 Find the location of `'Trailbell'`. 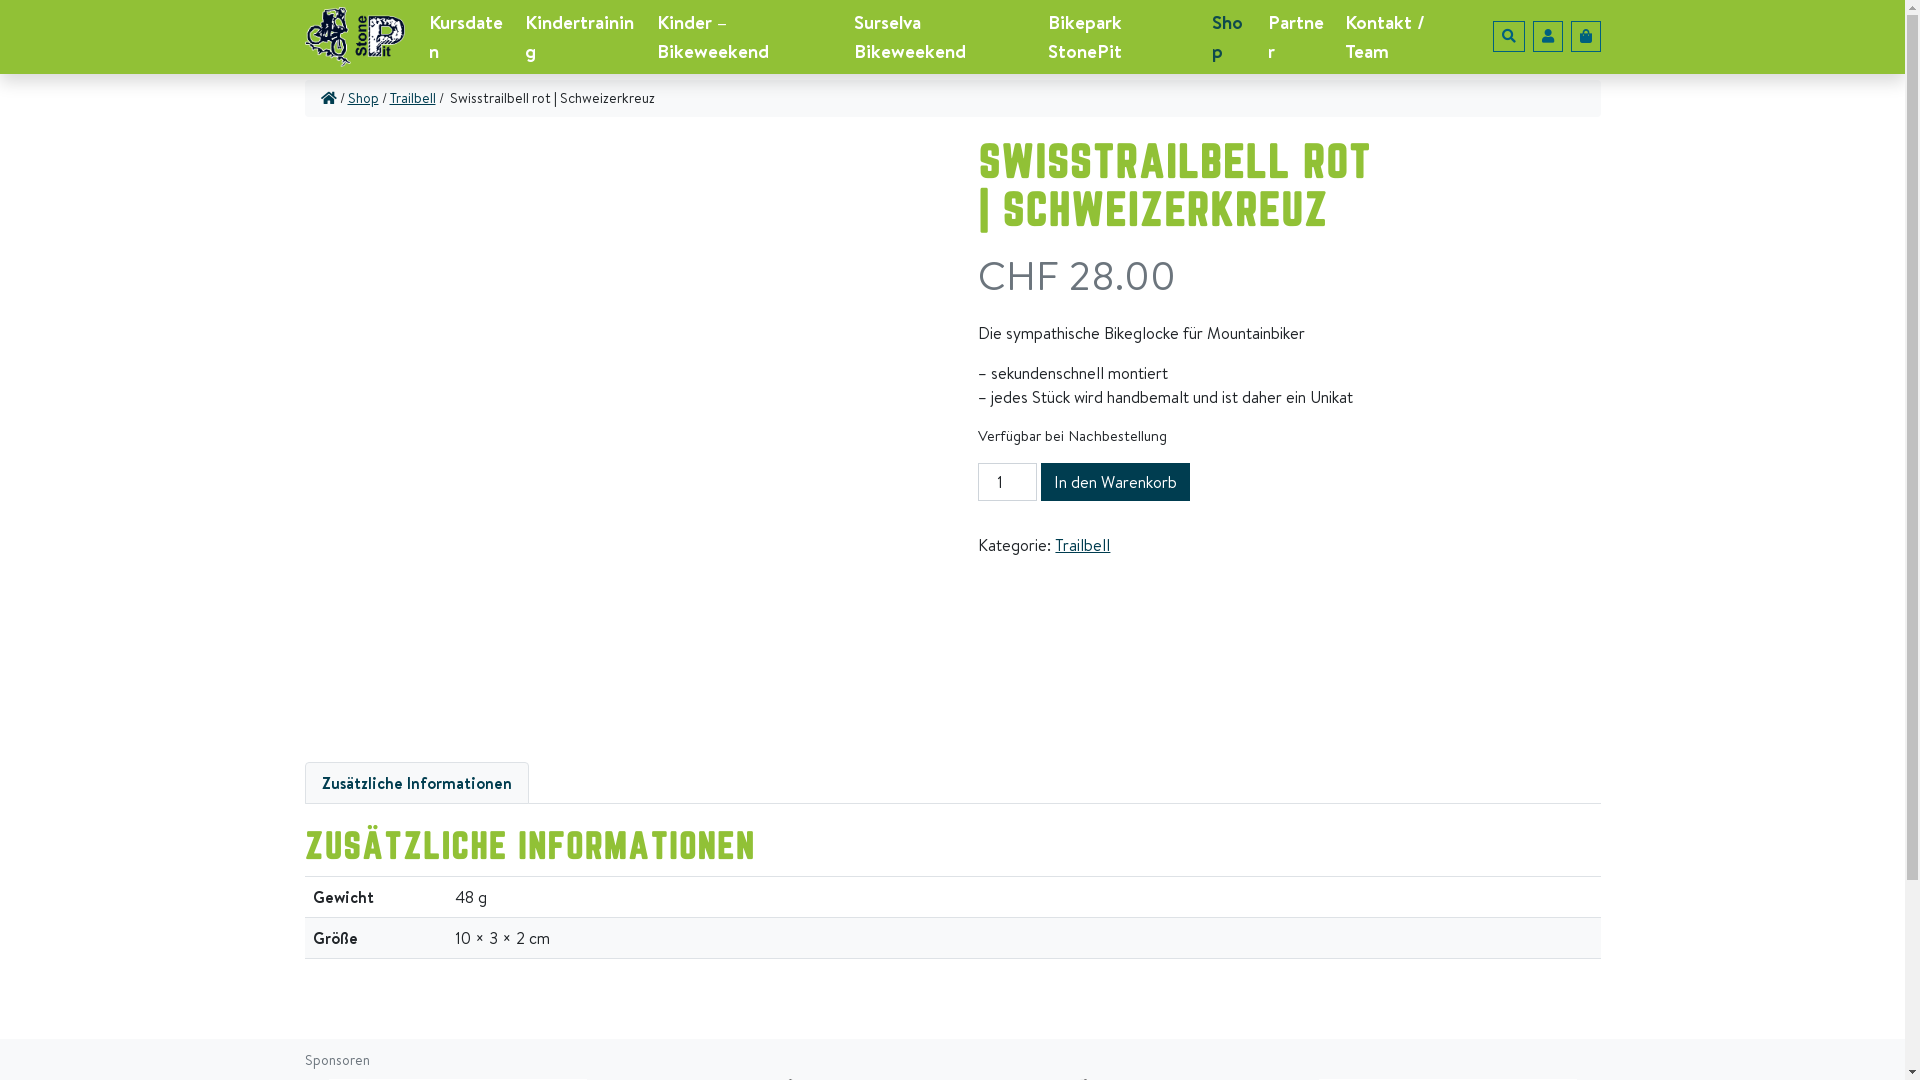

'Trailbell' is located at coordinates (411, 98).